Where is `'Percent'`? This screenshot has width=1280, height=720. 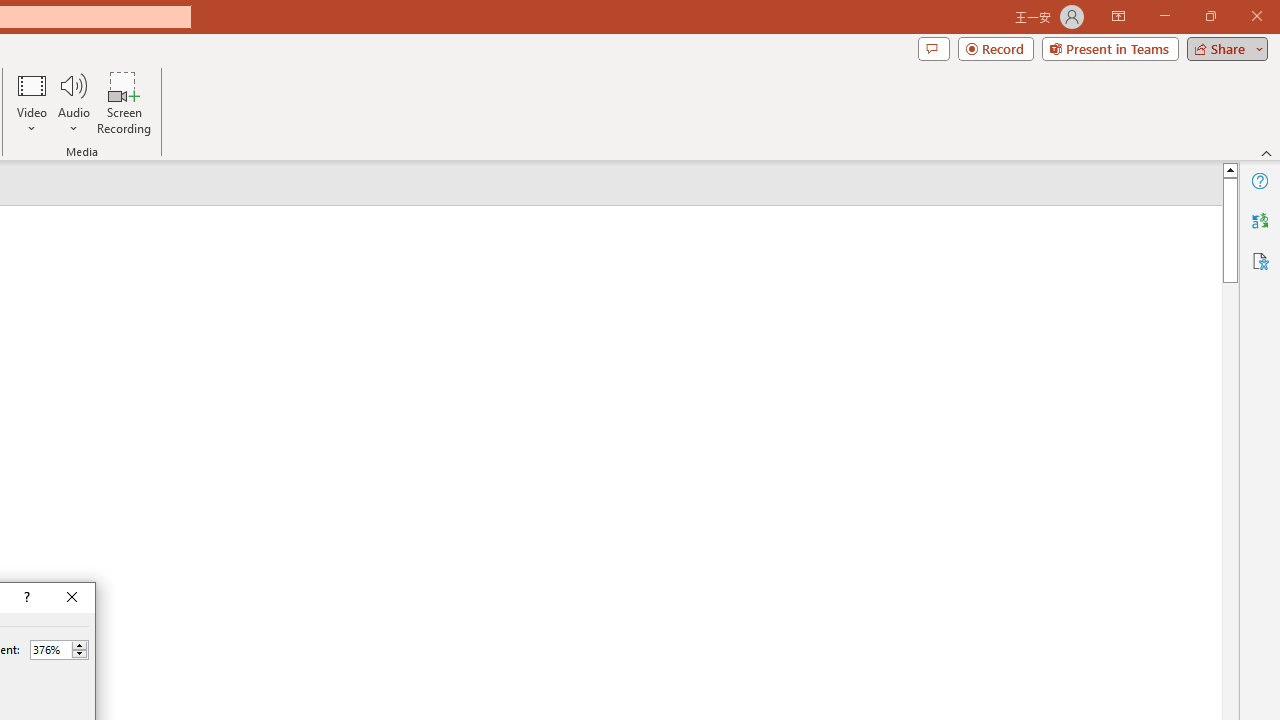 'Percent' is located at coordinates (59, 650).